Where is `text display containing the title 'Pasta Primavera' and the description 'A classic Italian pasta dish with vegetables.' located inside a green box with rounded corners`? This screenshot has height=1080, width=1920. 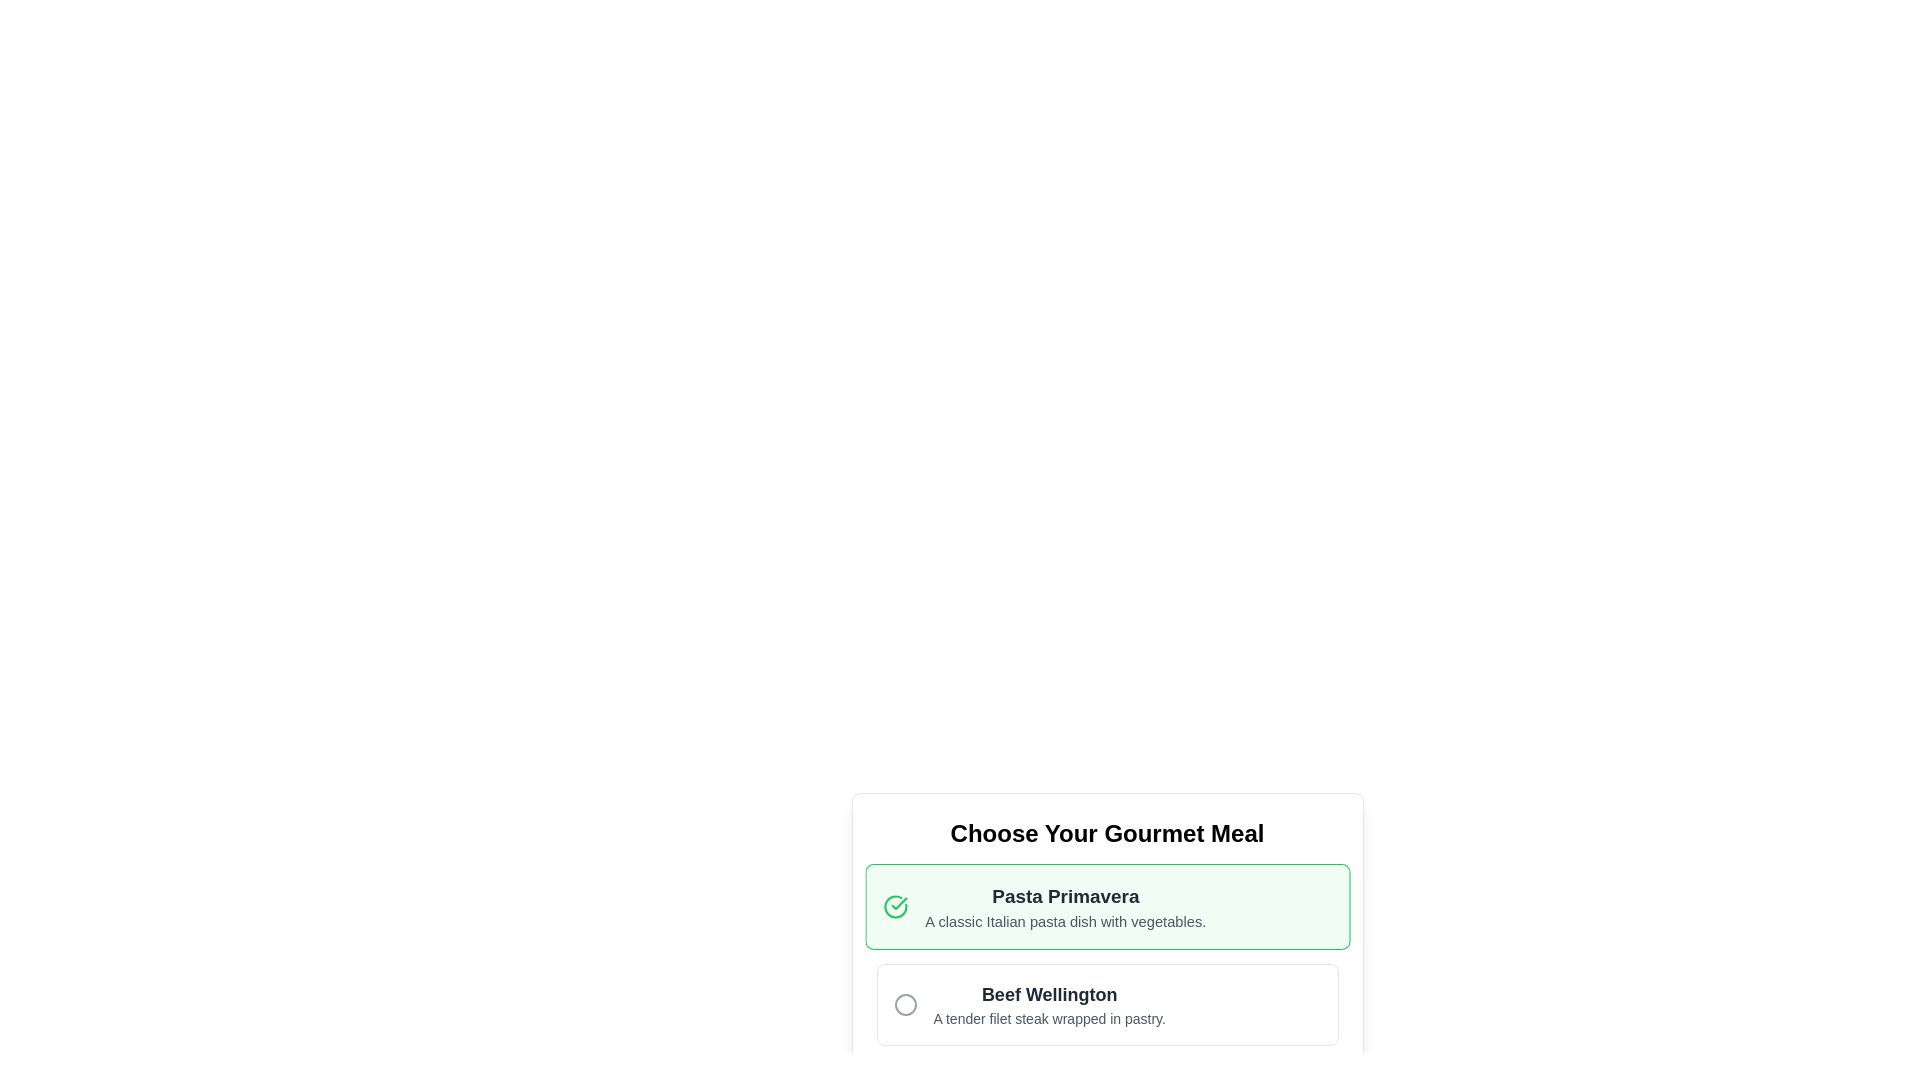
text display containing the title 'Pasta Primavera' and the description 'A classic Italian pasta dish with vegetables.' located inside a green box with rounded corners is located at coordinates (1064, 906).